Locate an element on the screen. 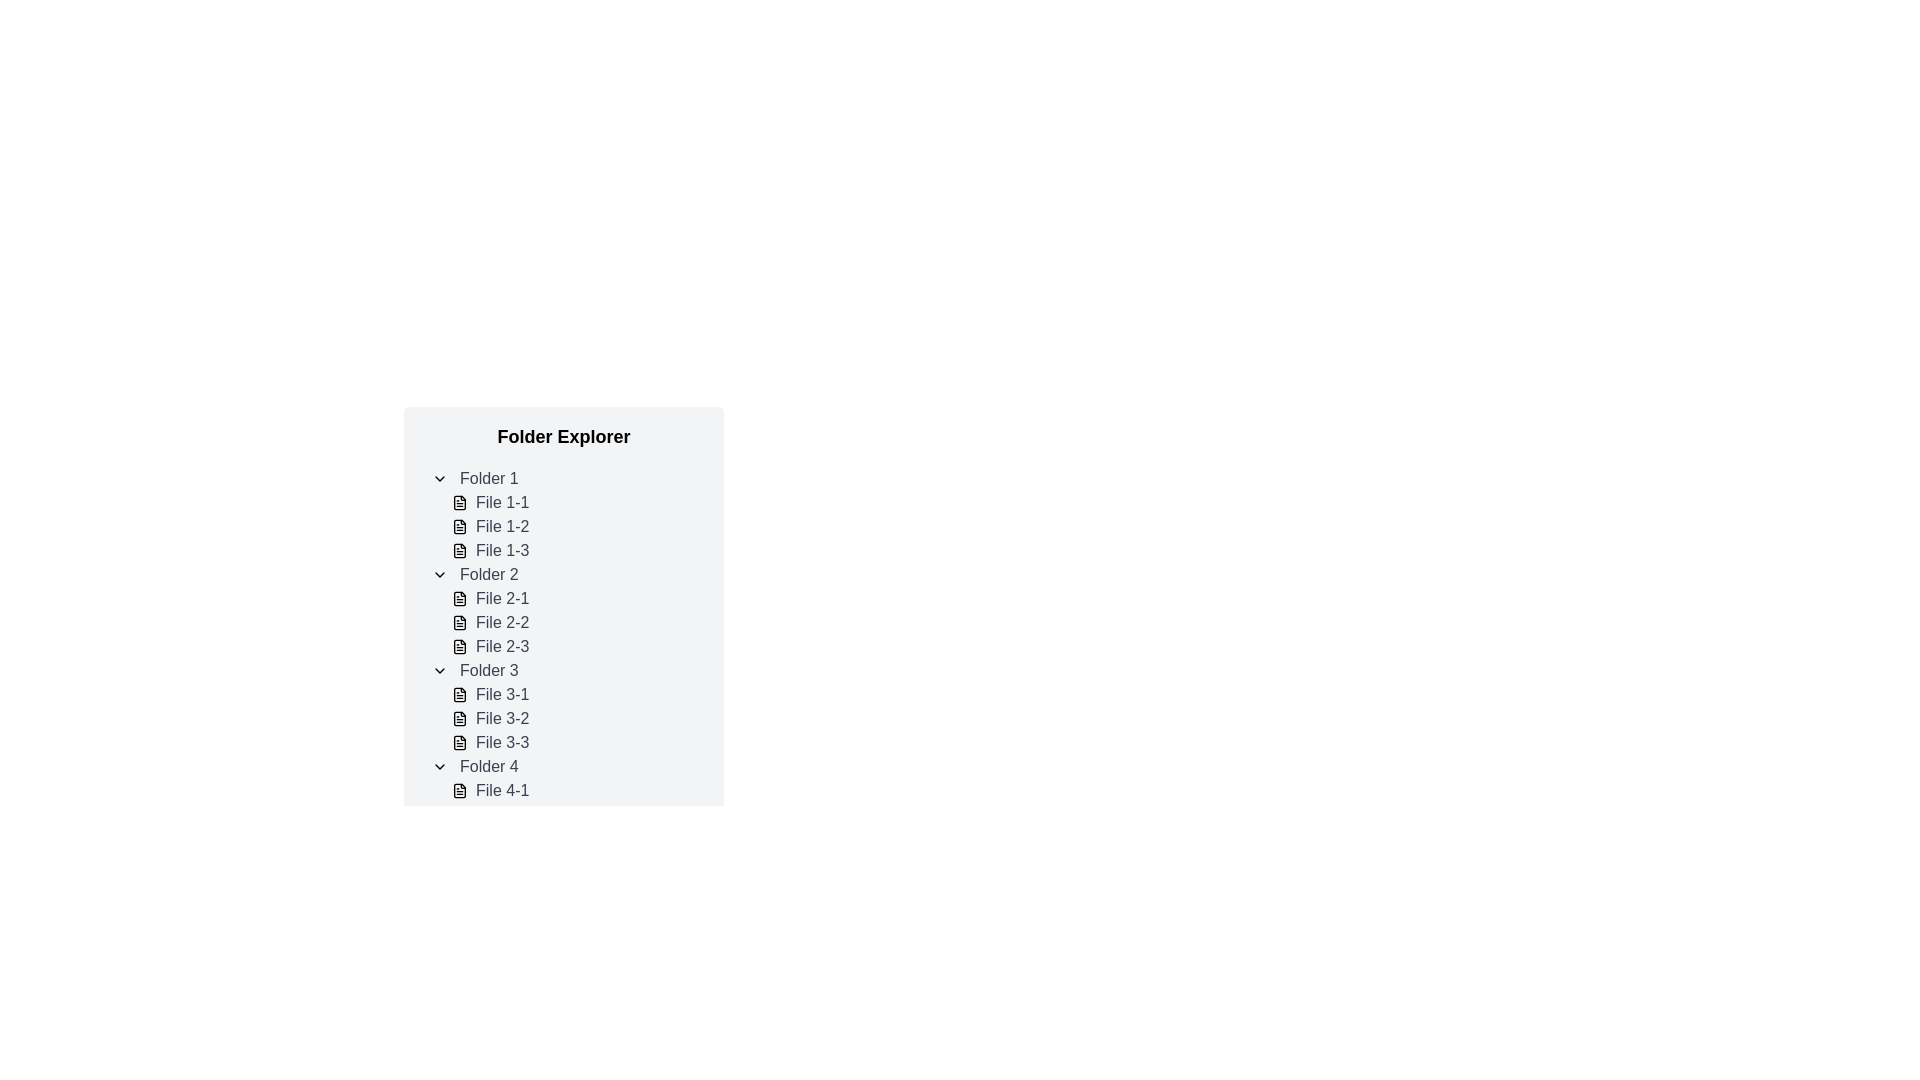 This screenshot has width=1920, height=1080. the 'File 1-1' file item in the folder explorer is located at coordinates (579, 501).